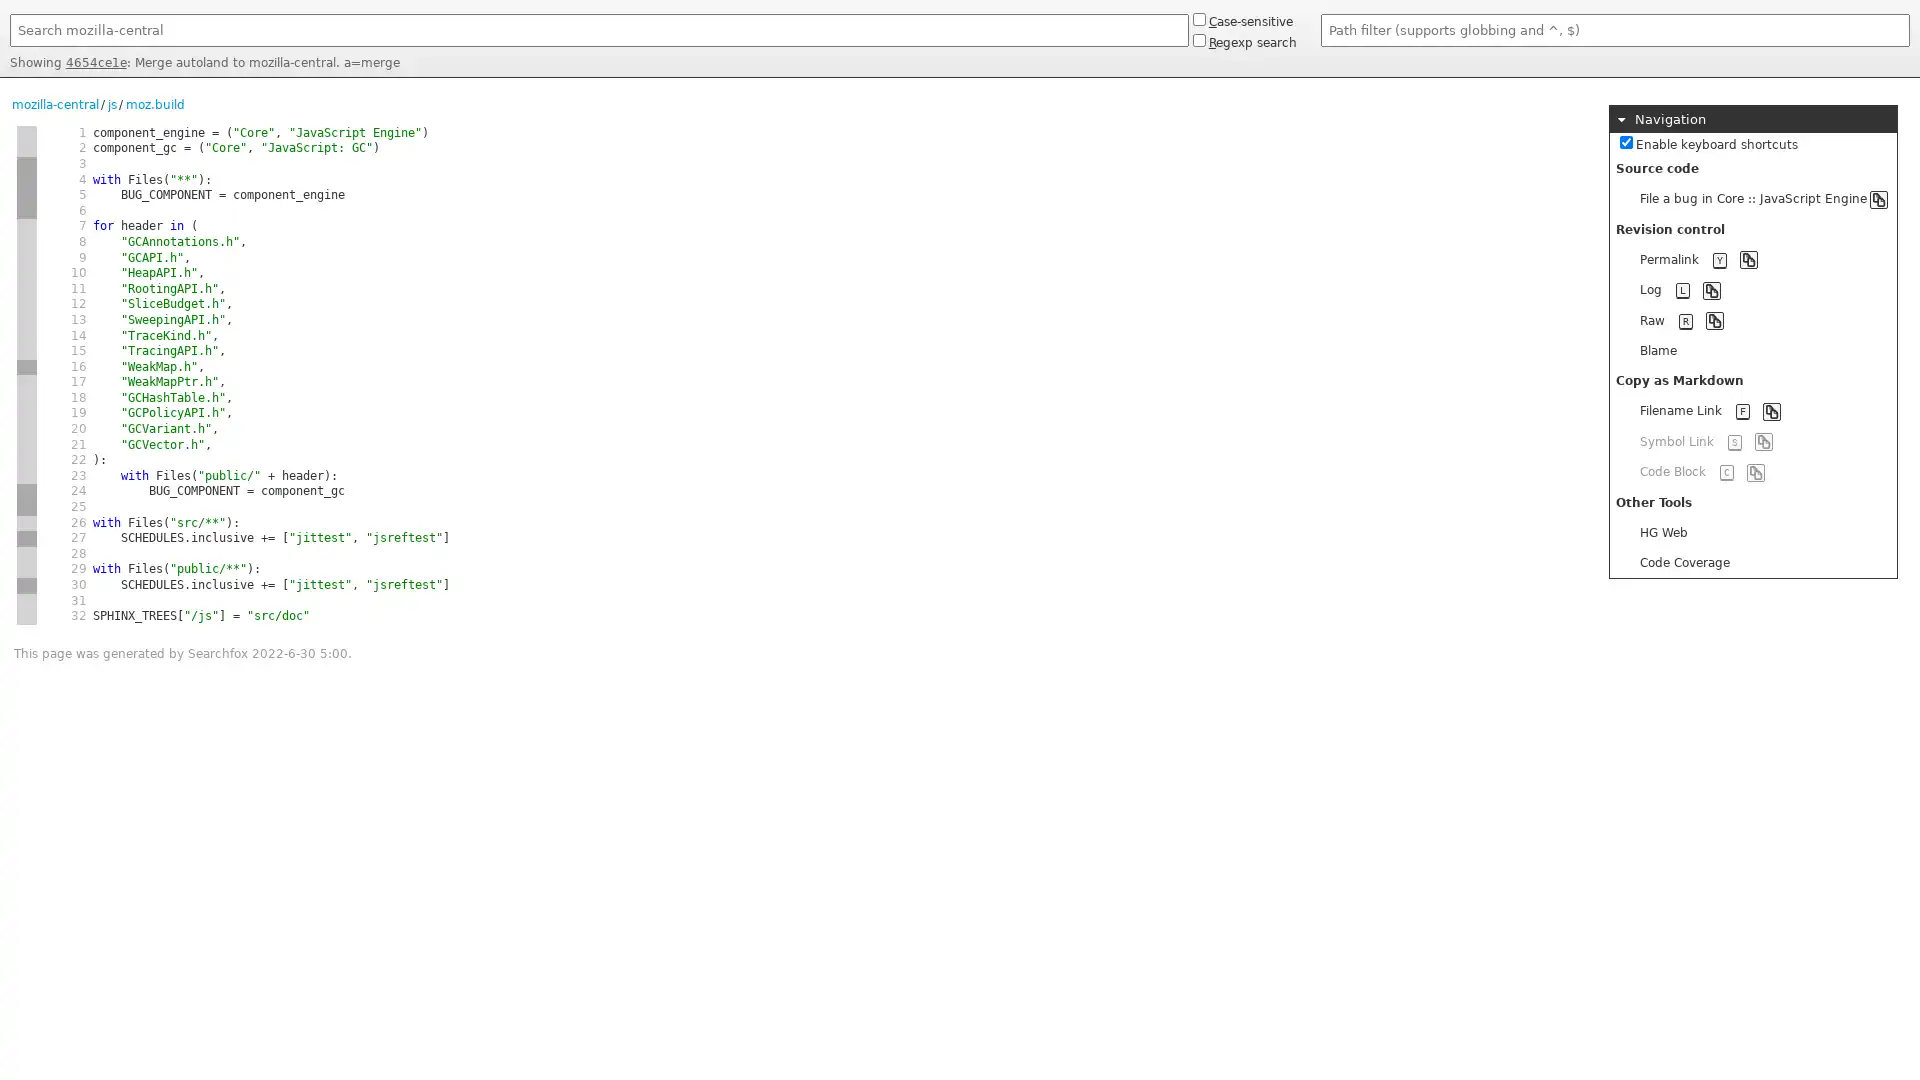 The image size is (1920, 1080). Describe the element at coordinates (27, 585) in the screenshot. I see `new hash 1` at that location.